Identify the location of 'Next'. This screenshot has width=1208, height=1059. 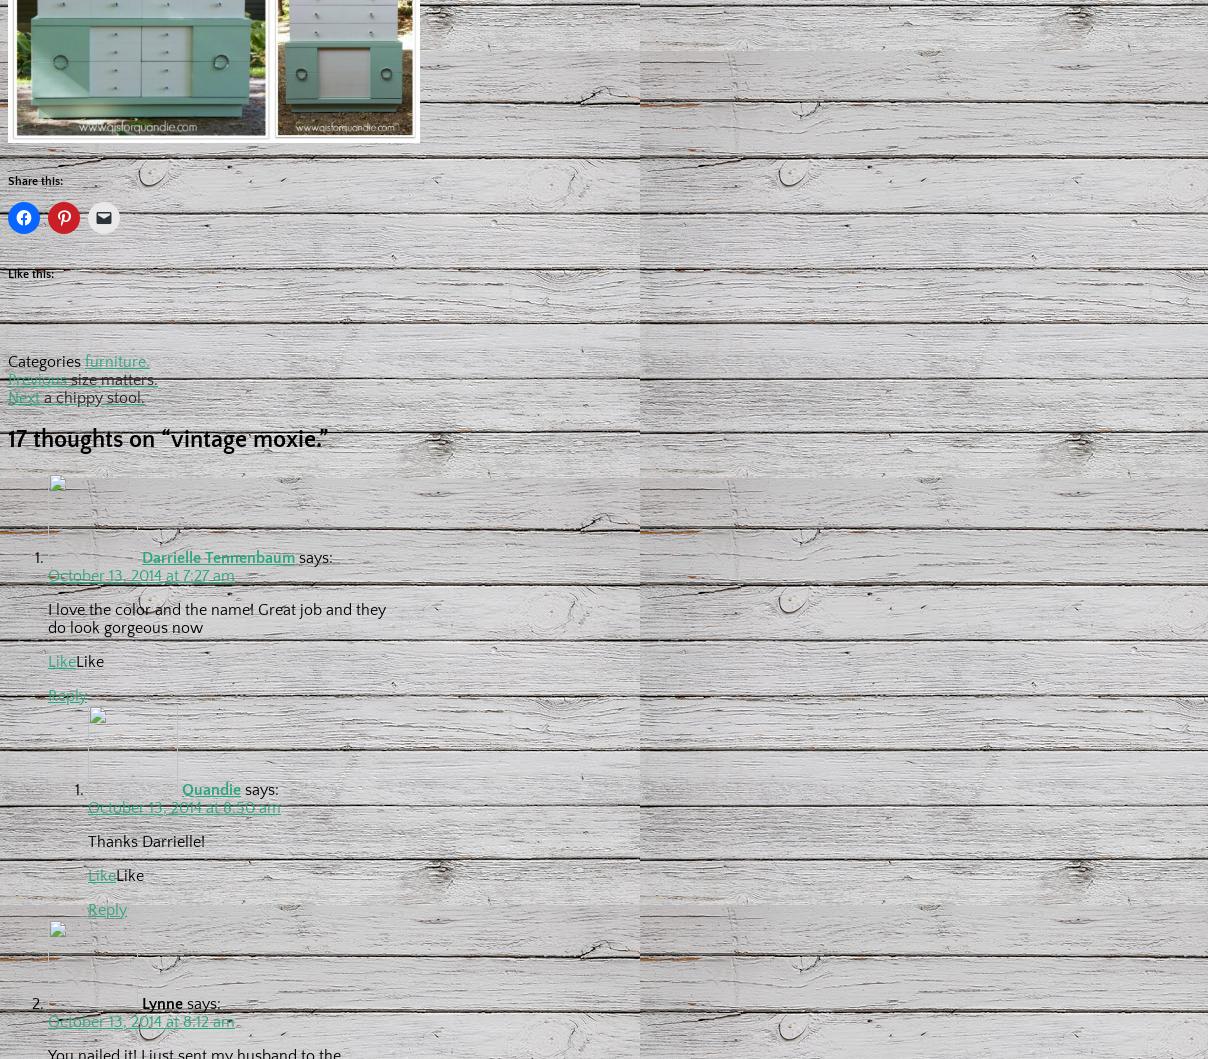
(23, 396).